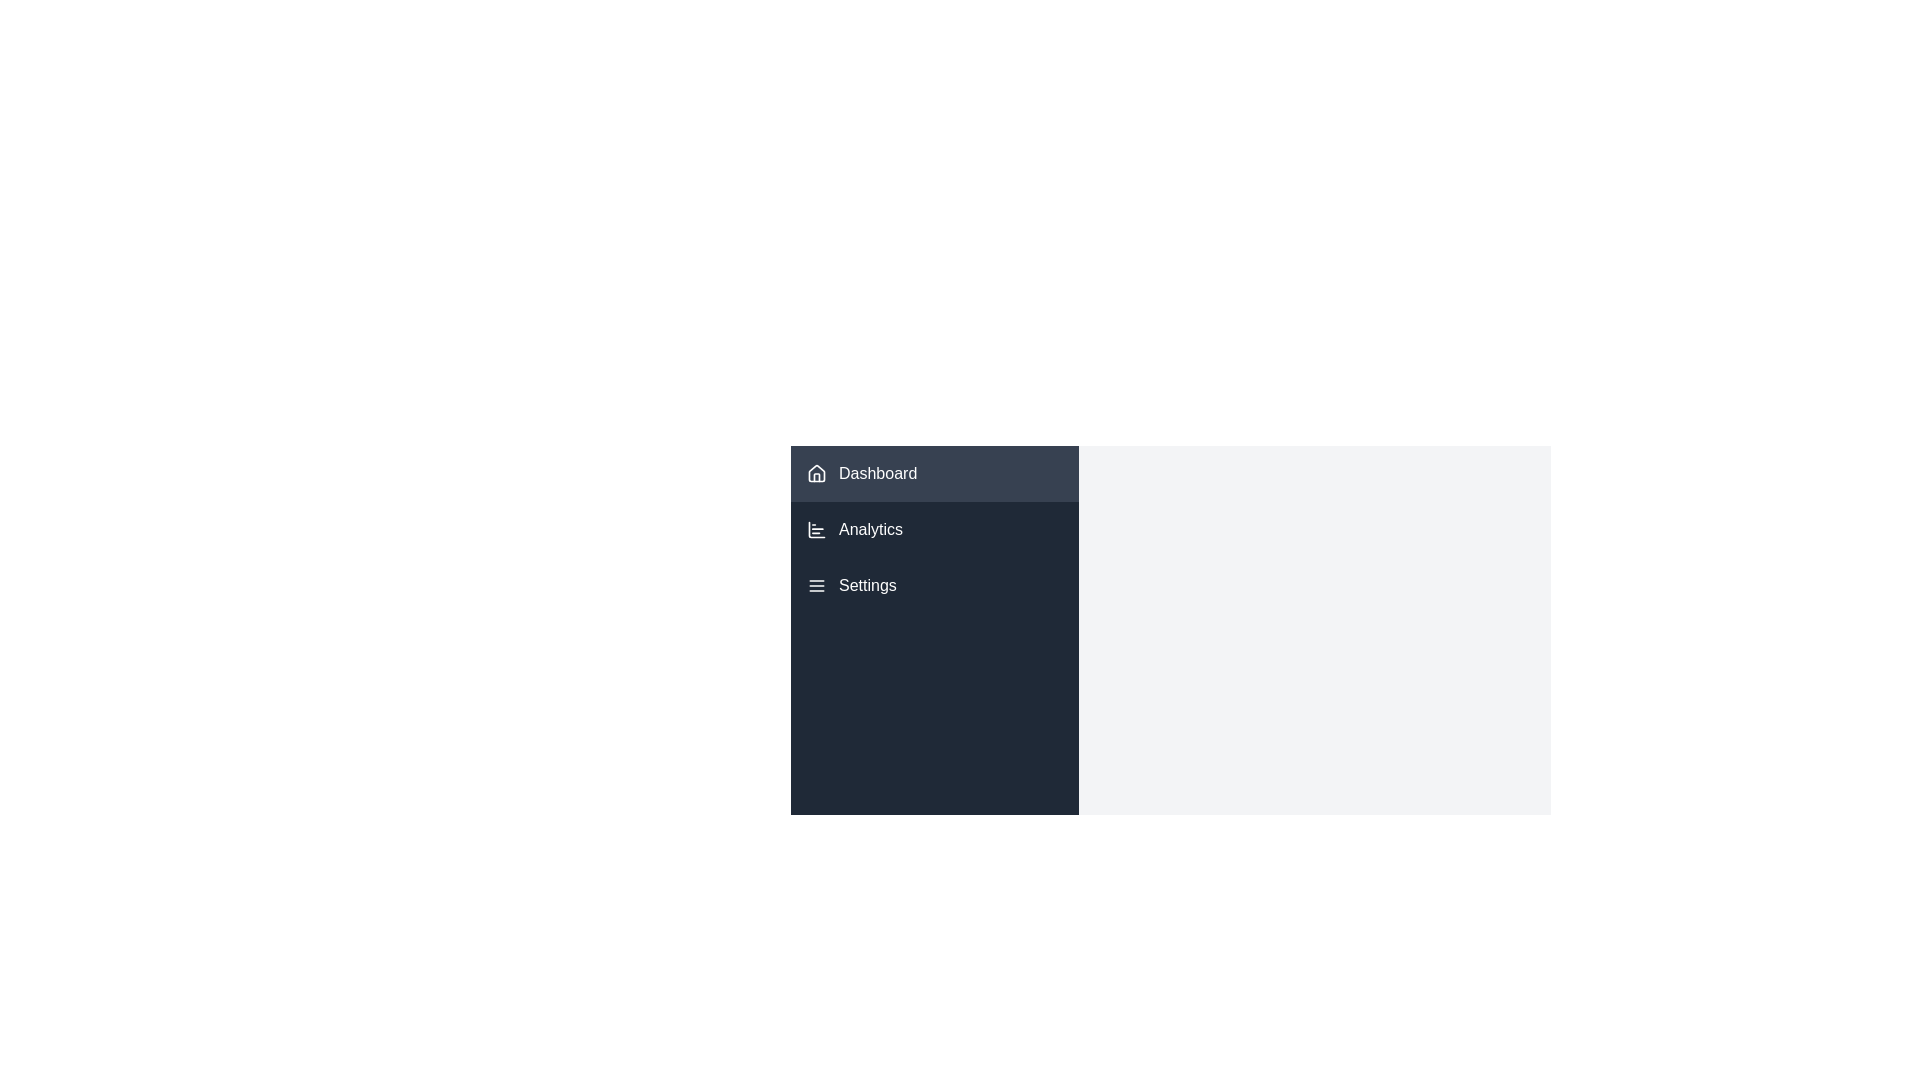  What do you see at coordinates (870, 528) in the screenshot?
I see `the 'Analytics' text label in the navigation menu` at bounding box center [870, 528].